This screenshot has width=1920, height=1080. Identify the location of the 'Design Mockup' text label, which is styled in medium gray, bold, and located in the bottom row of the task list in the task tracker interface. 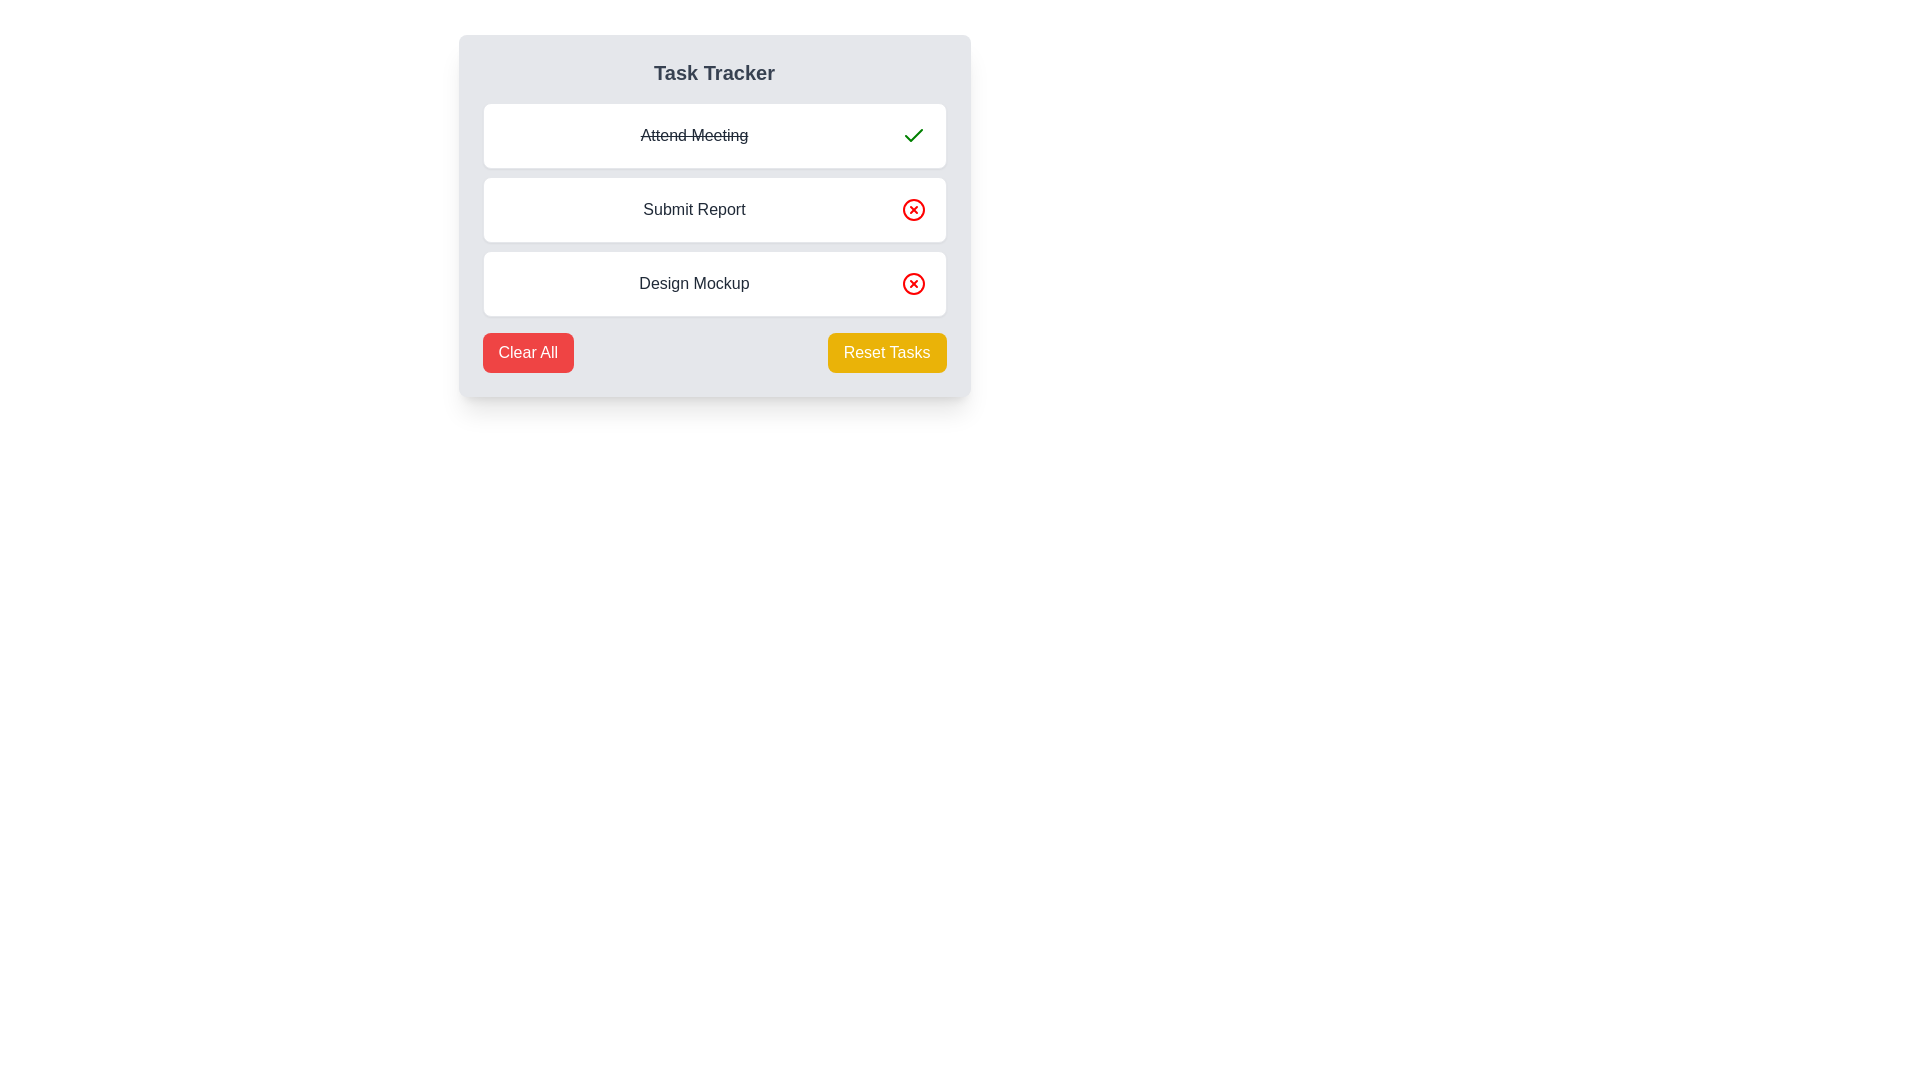
(694, 284).